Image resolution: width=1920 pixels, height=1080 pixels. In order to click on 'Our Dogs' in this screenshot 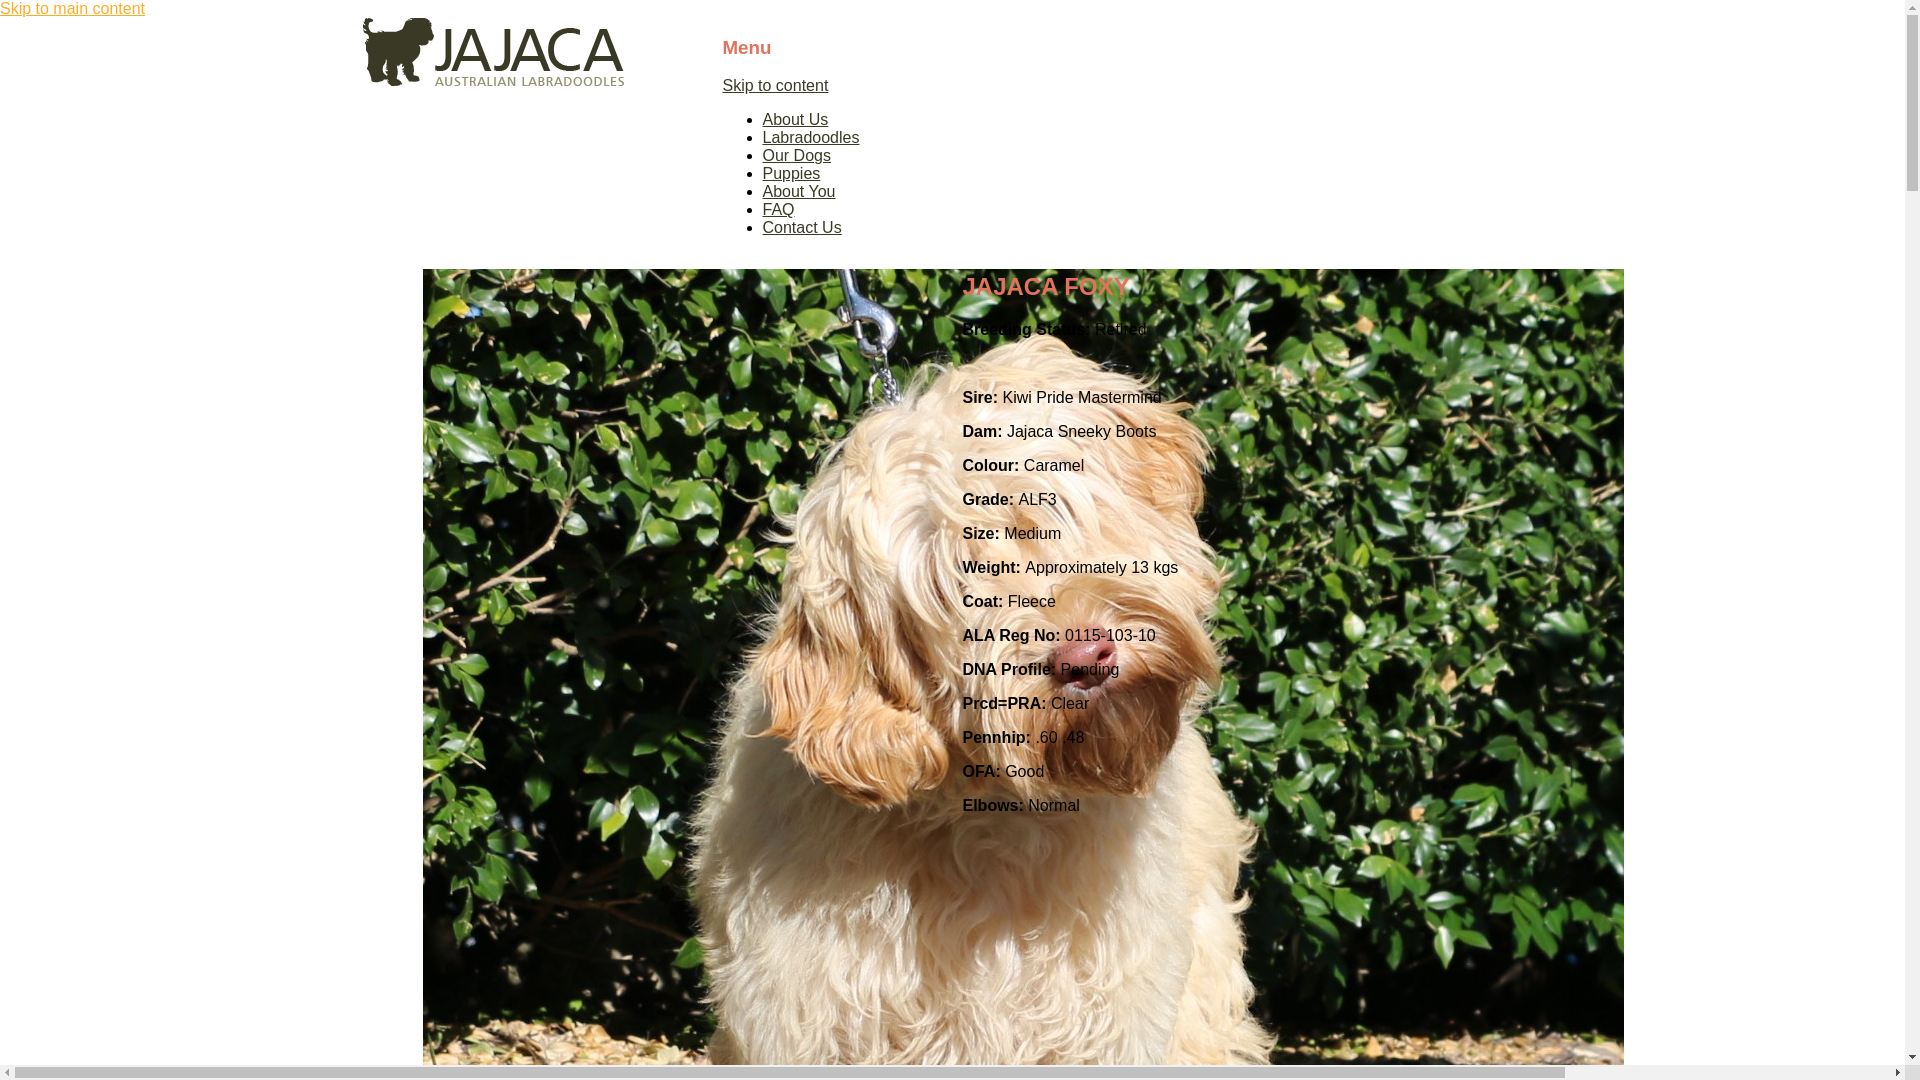, I will do `click(795, 154)`.